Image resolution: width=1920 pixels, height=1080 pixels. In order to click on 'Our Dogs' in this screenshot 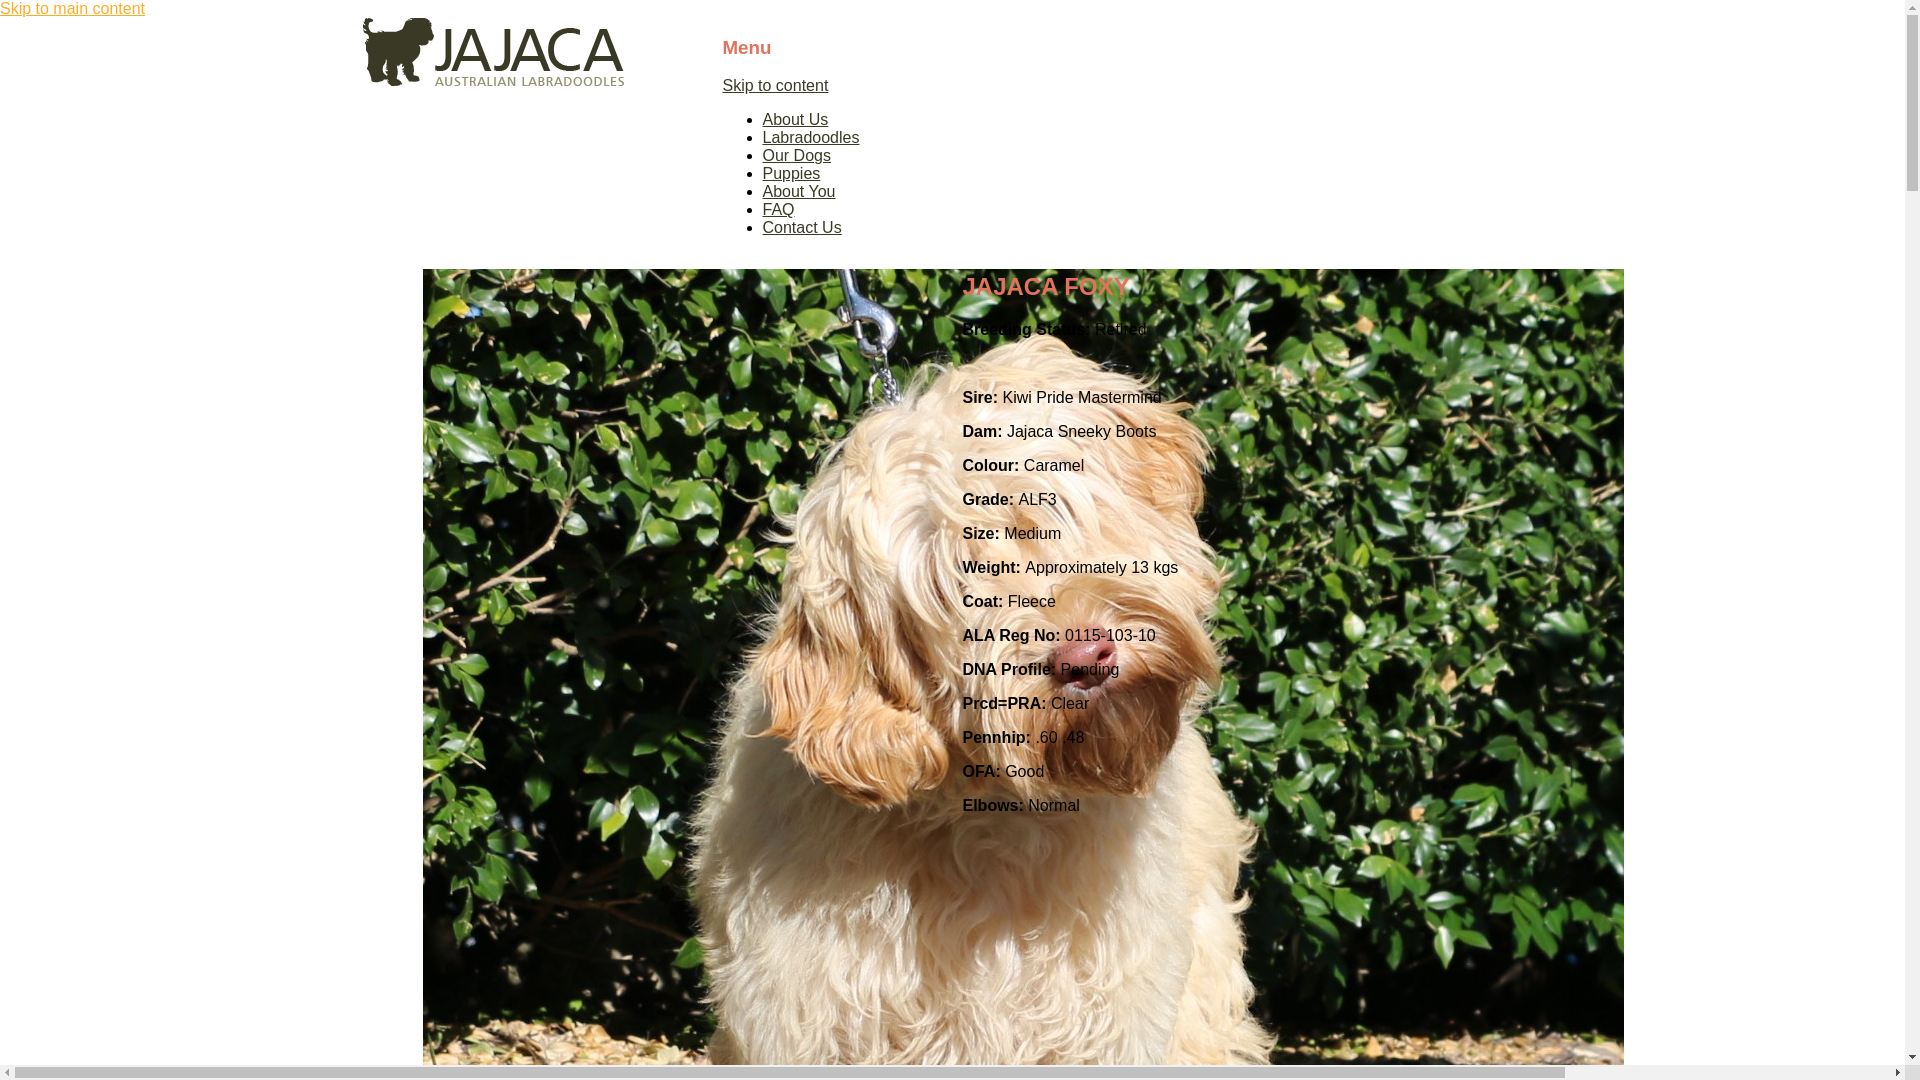, I will do `click(795, 154)`.